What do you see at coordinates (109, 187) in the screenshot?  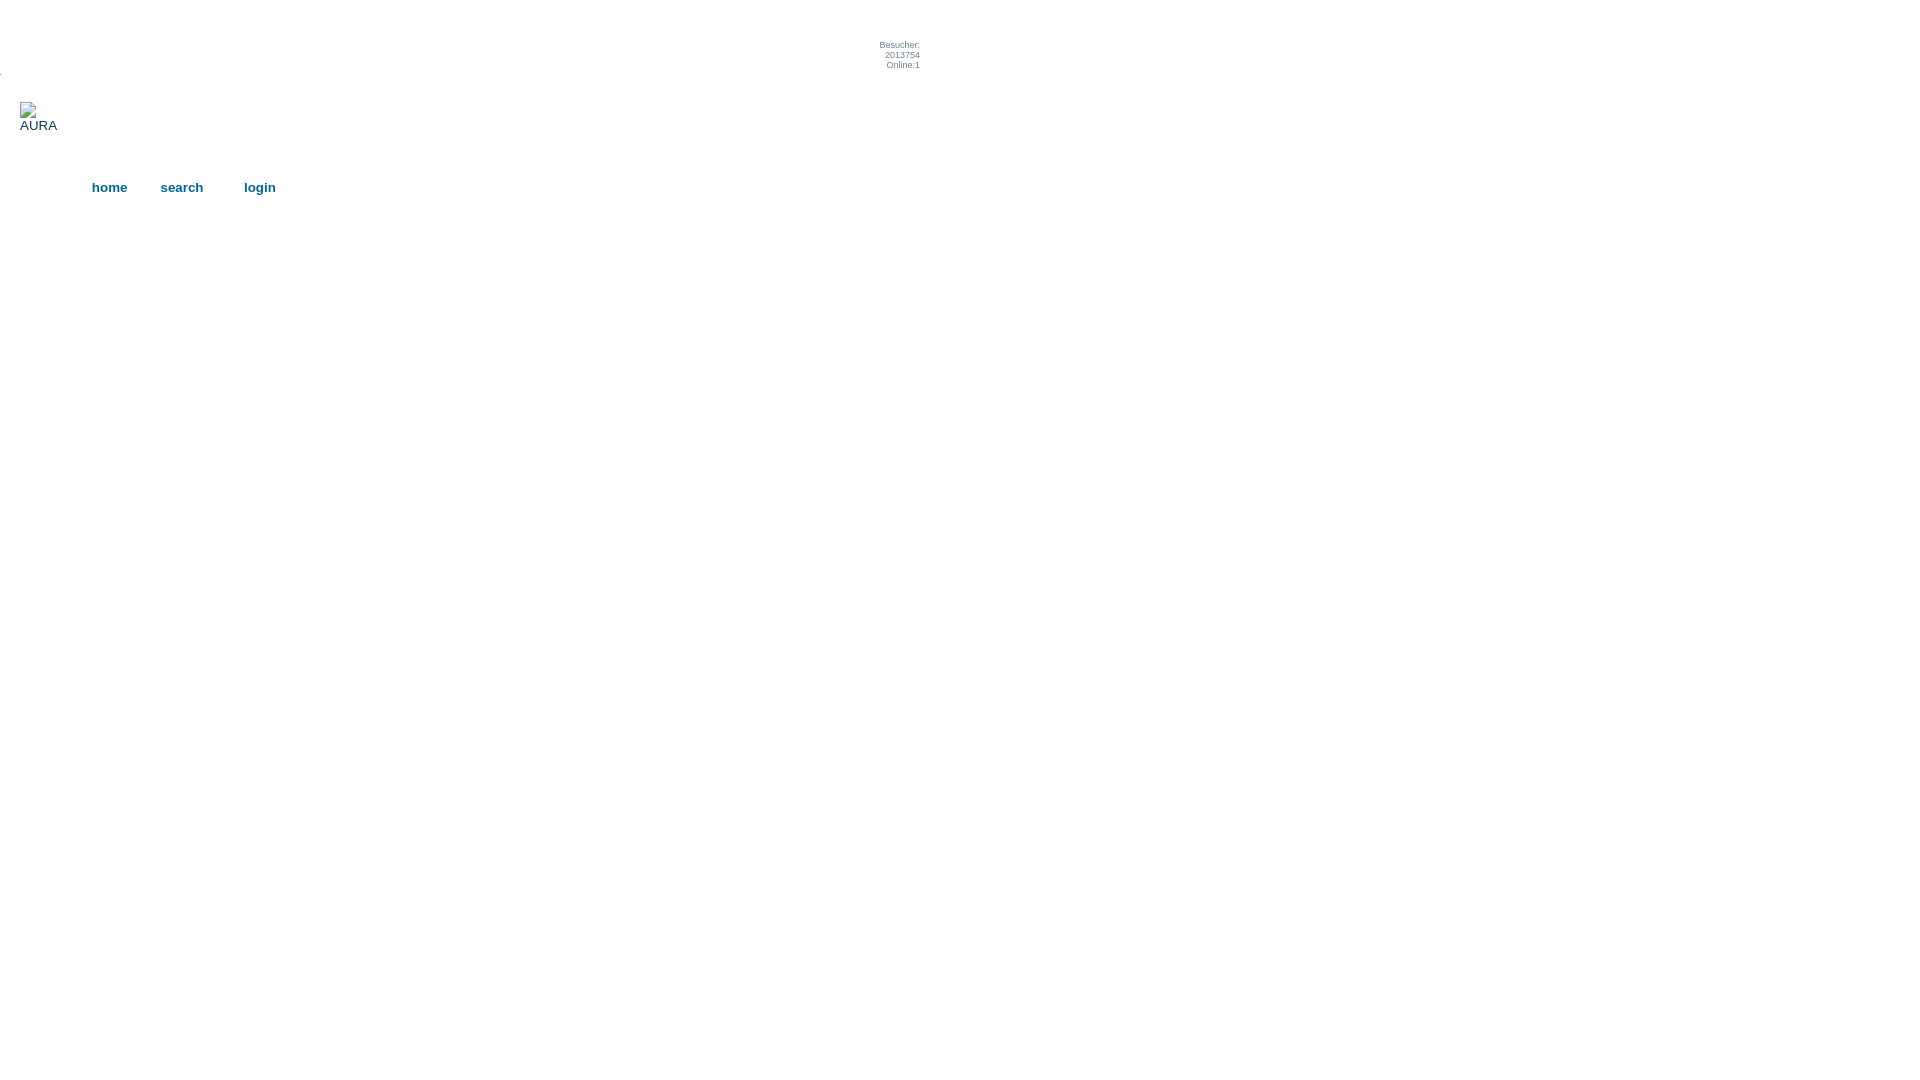 I see `'home'` at bounding box center [109, 187].